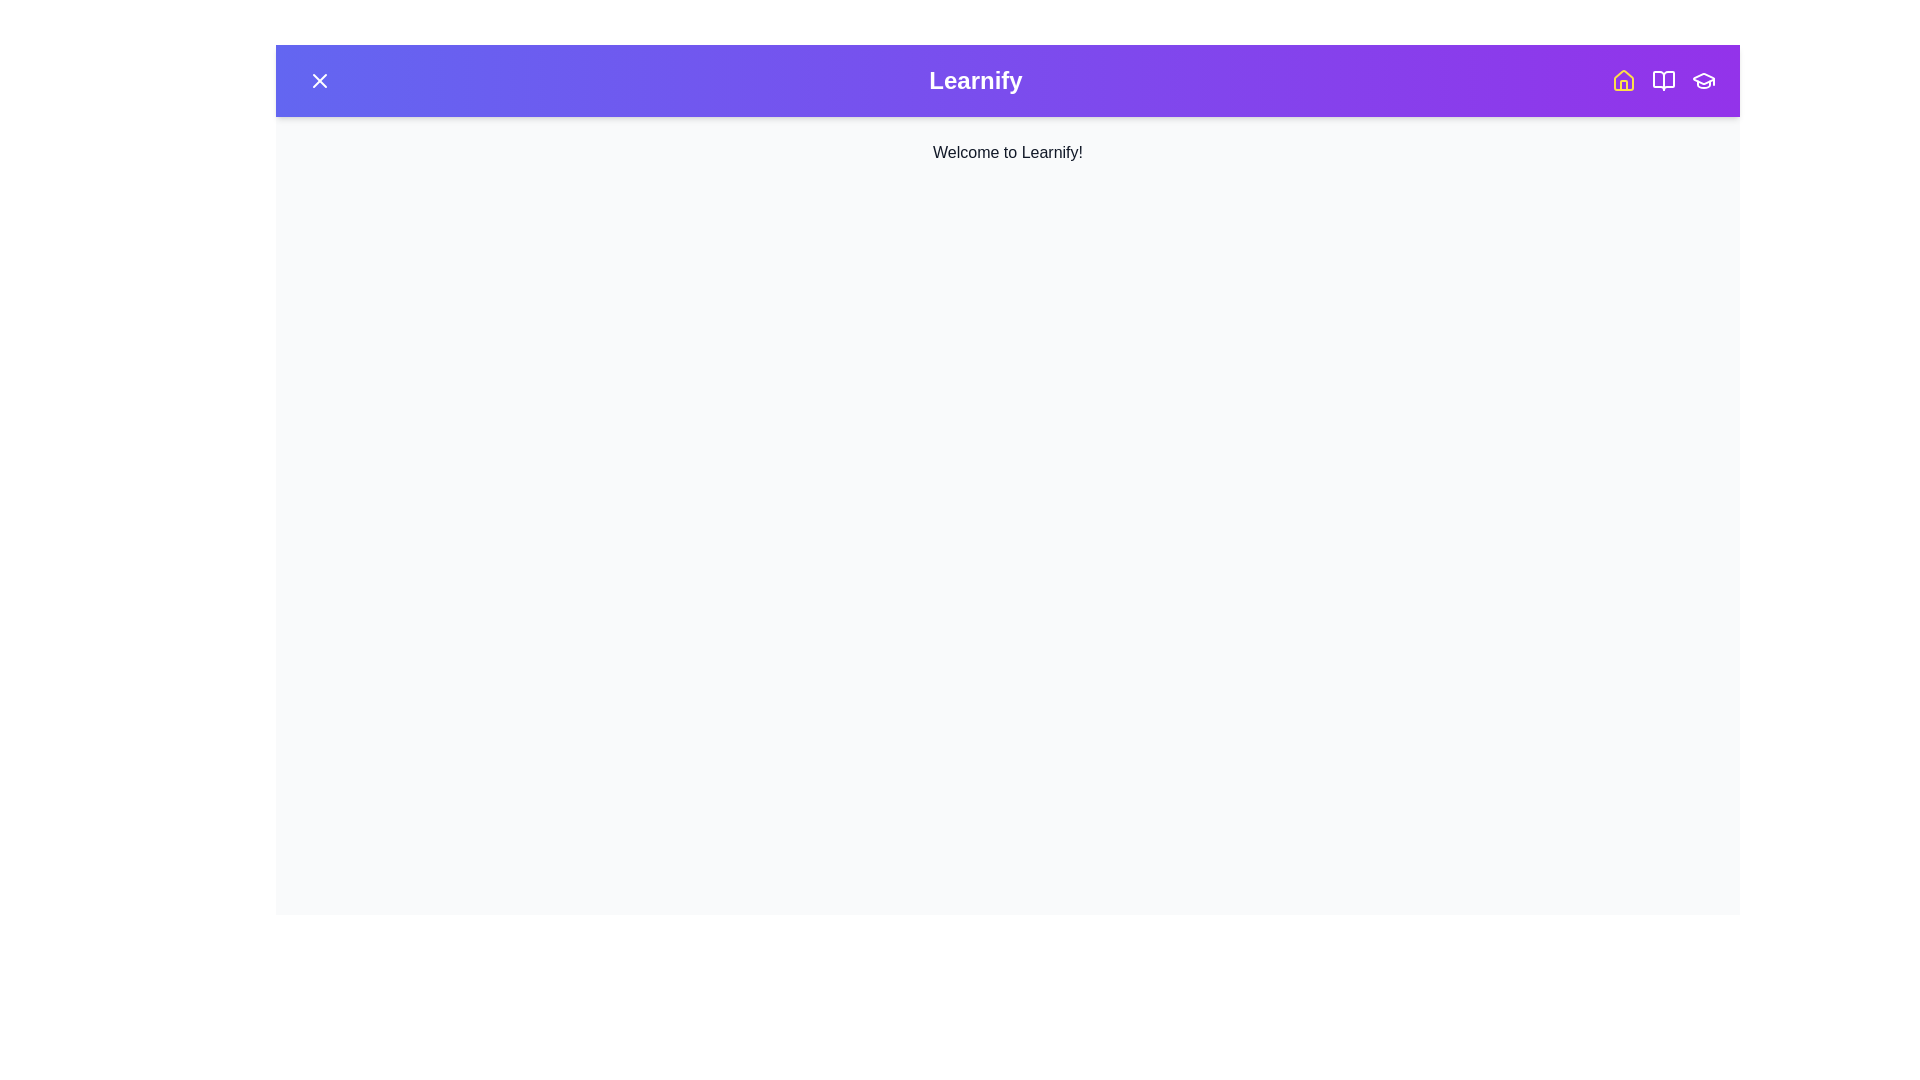 This screenshot has height=1080, width=1920. I want to click on toggle button on the top-left corner of the app bar to toggle the menu visibility, so click(320, 80).